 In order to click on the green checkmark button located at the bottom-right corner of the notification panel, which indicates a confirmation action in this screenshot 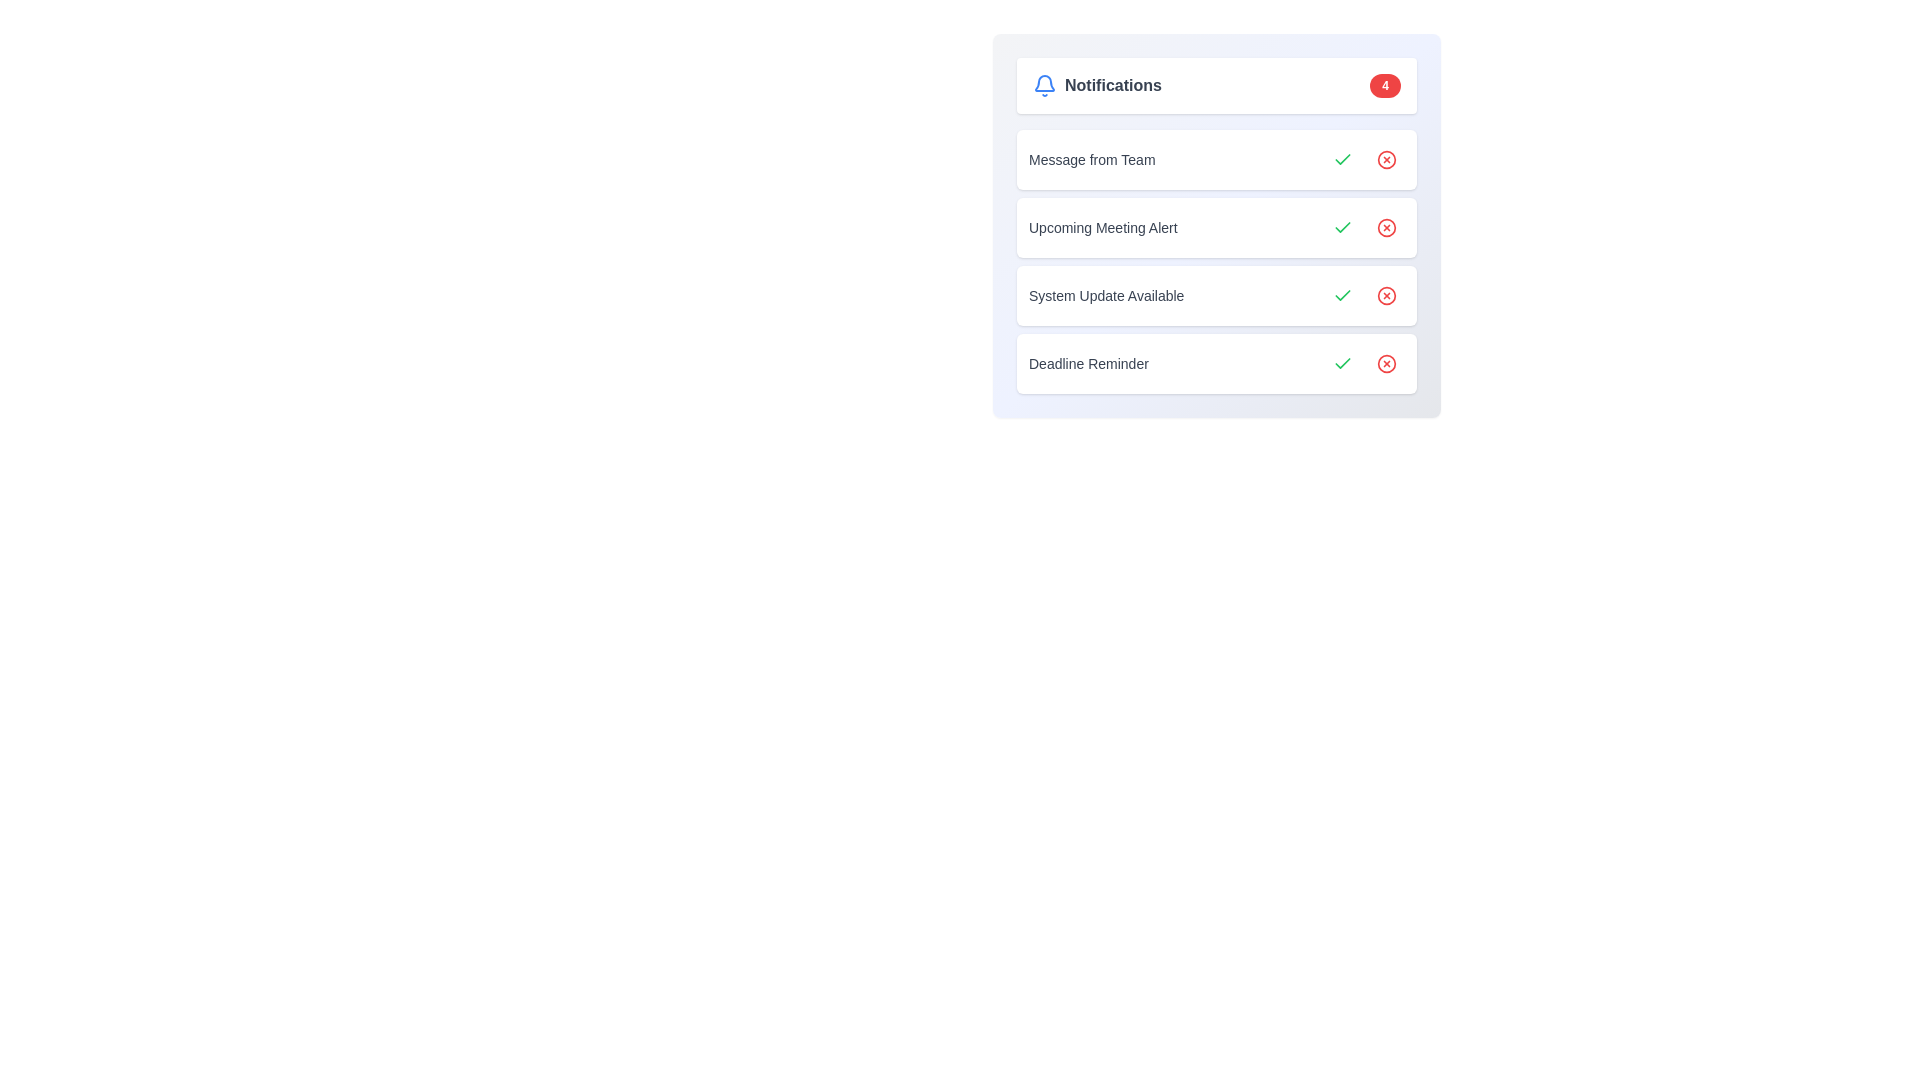, I will do `click(1343, 363)`.